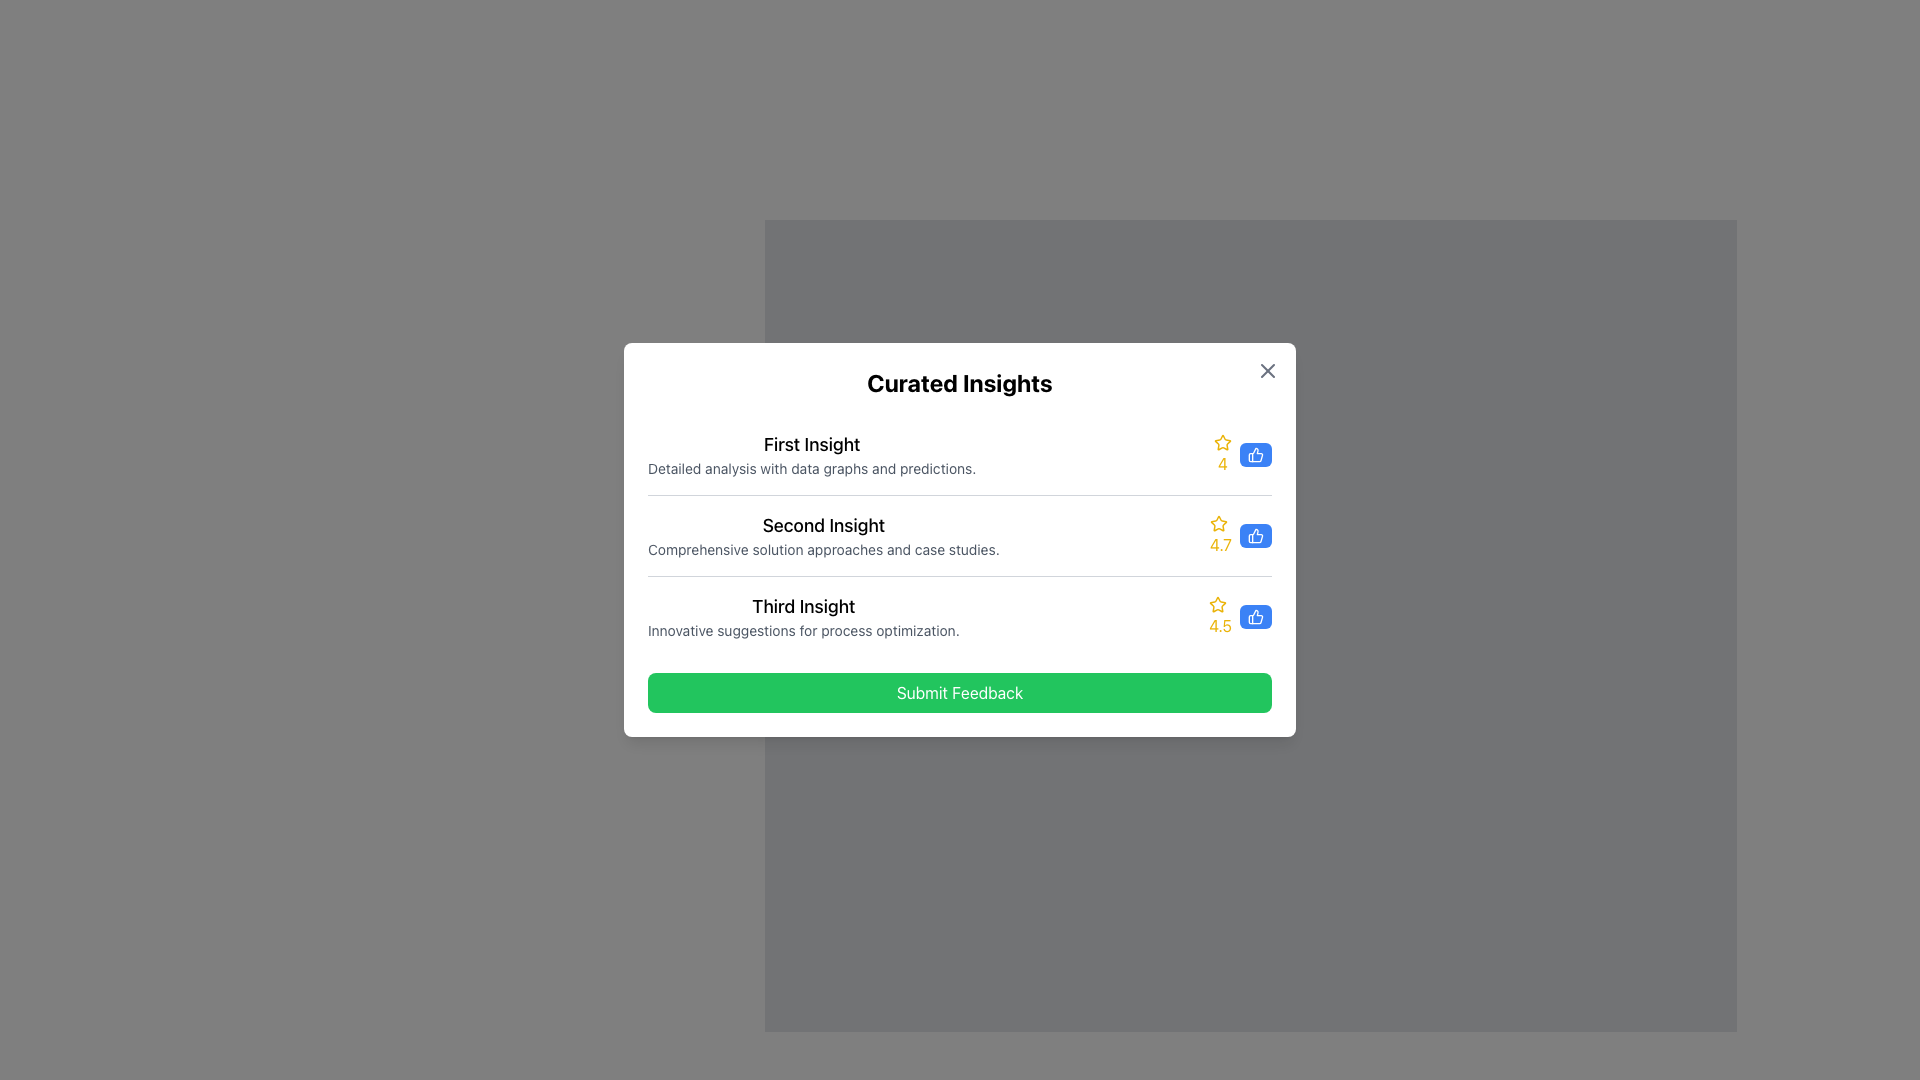  Describe the element at coordinates (1239, 535) in the screenshot. I see `the thumbs-up icon of the Interactive Rating Component positioned as the second rating in the list of insights, aligned horizontally with 'Second Insight'` at that location.